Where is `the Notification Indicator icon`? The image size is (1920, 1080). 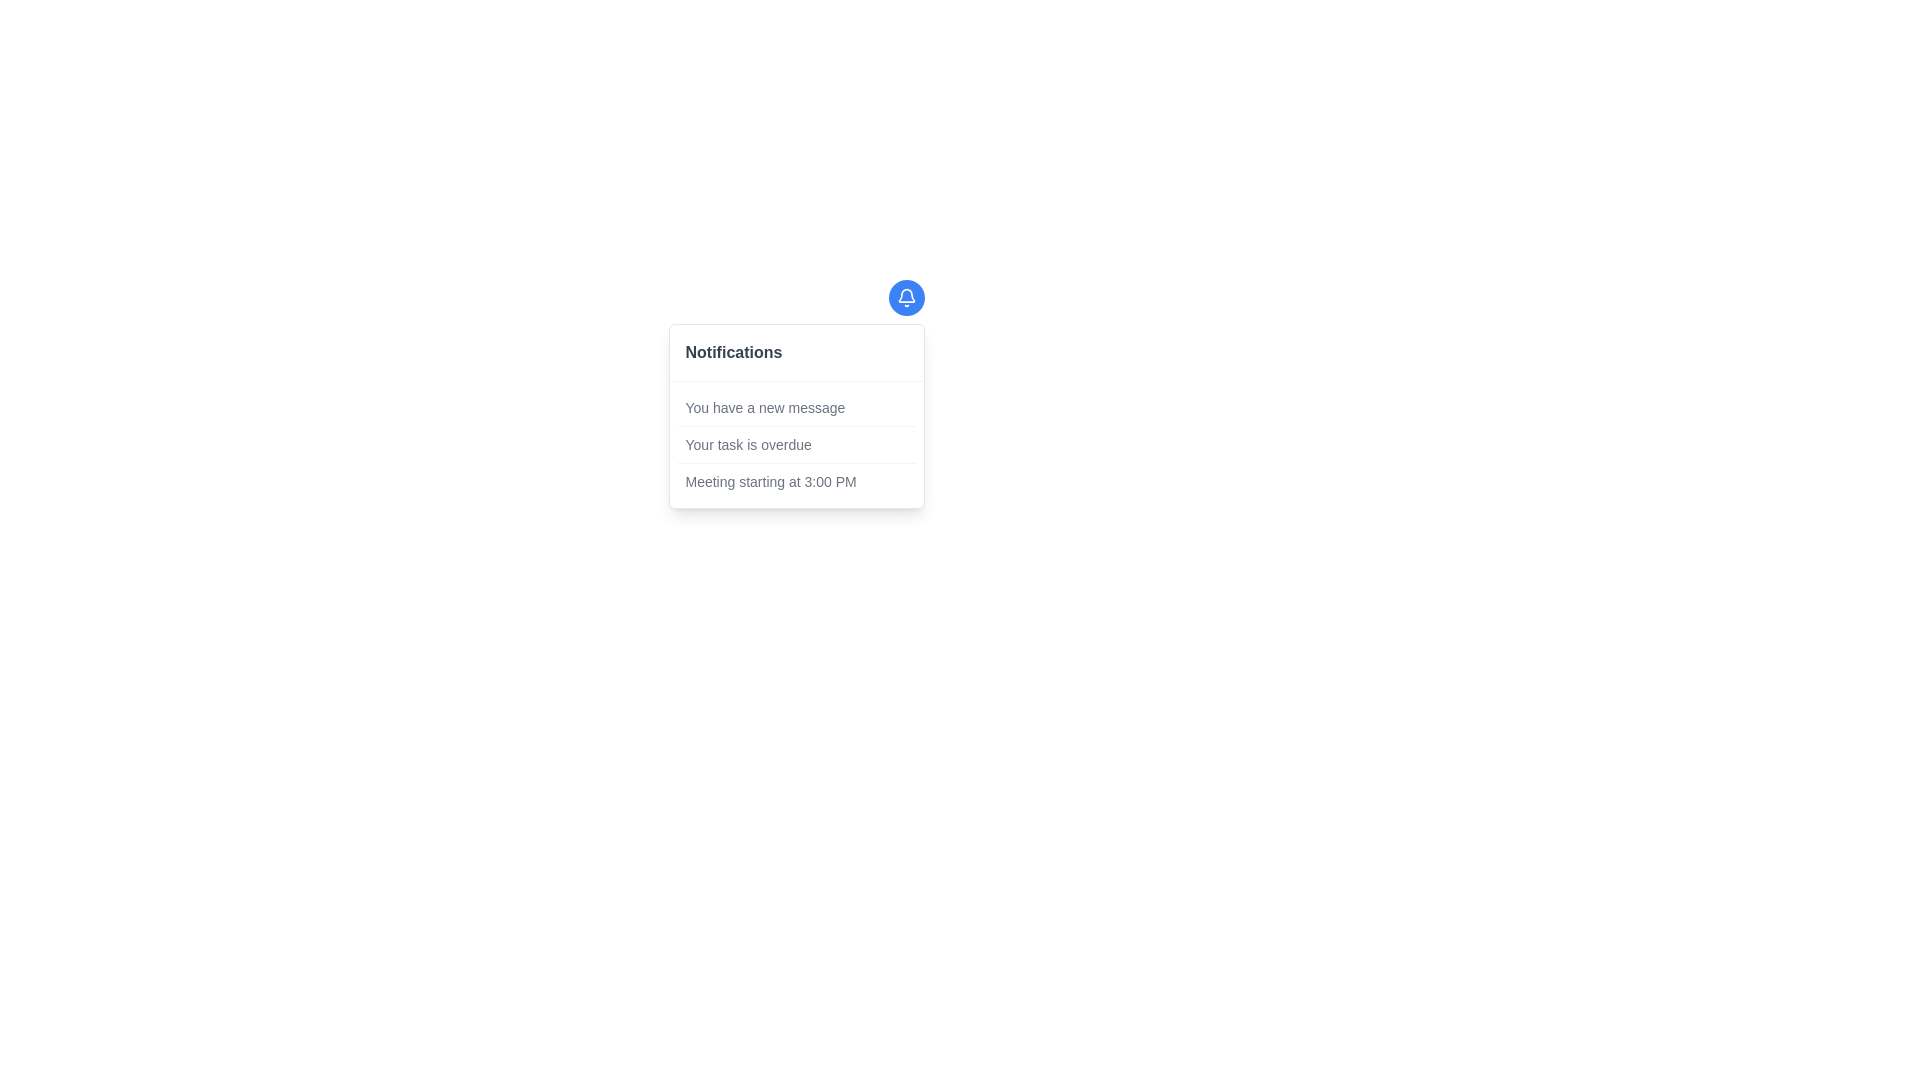
the Notification Indicator icon is located at coordinates (905, 297).